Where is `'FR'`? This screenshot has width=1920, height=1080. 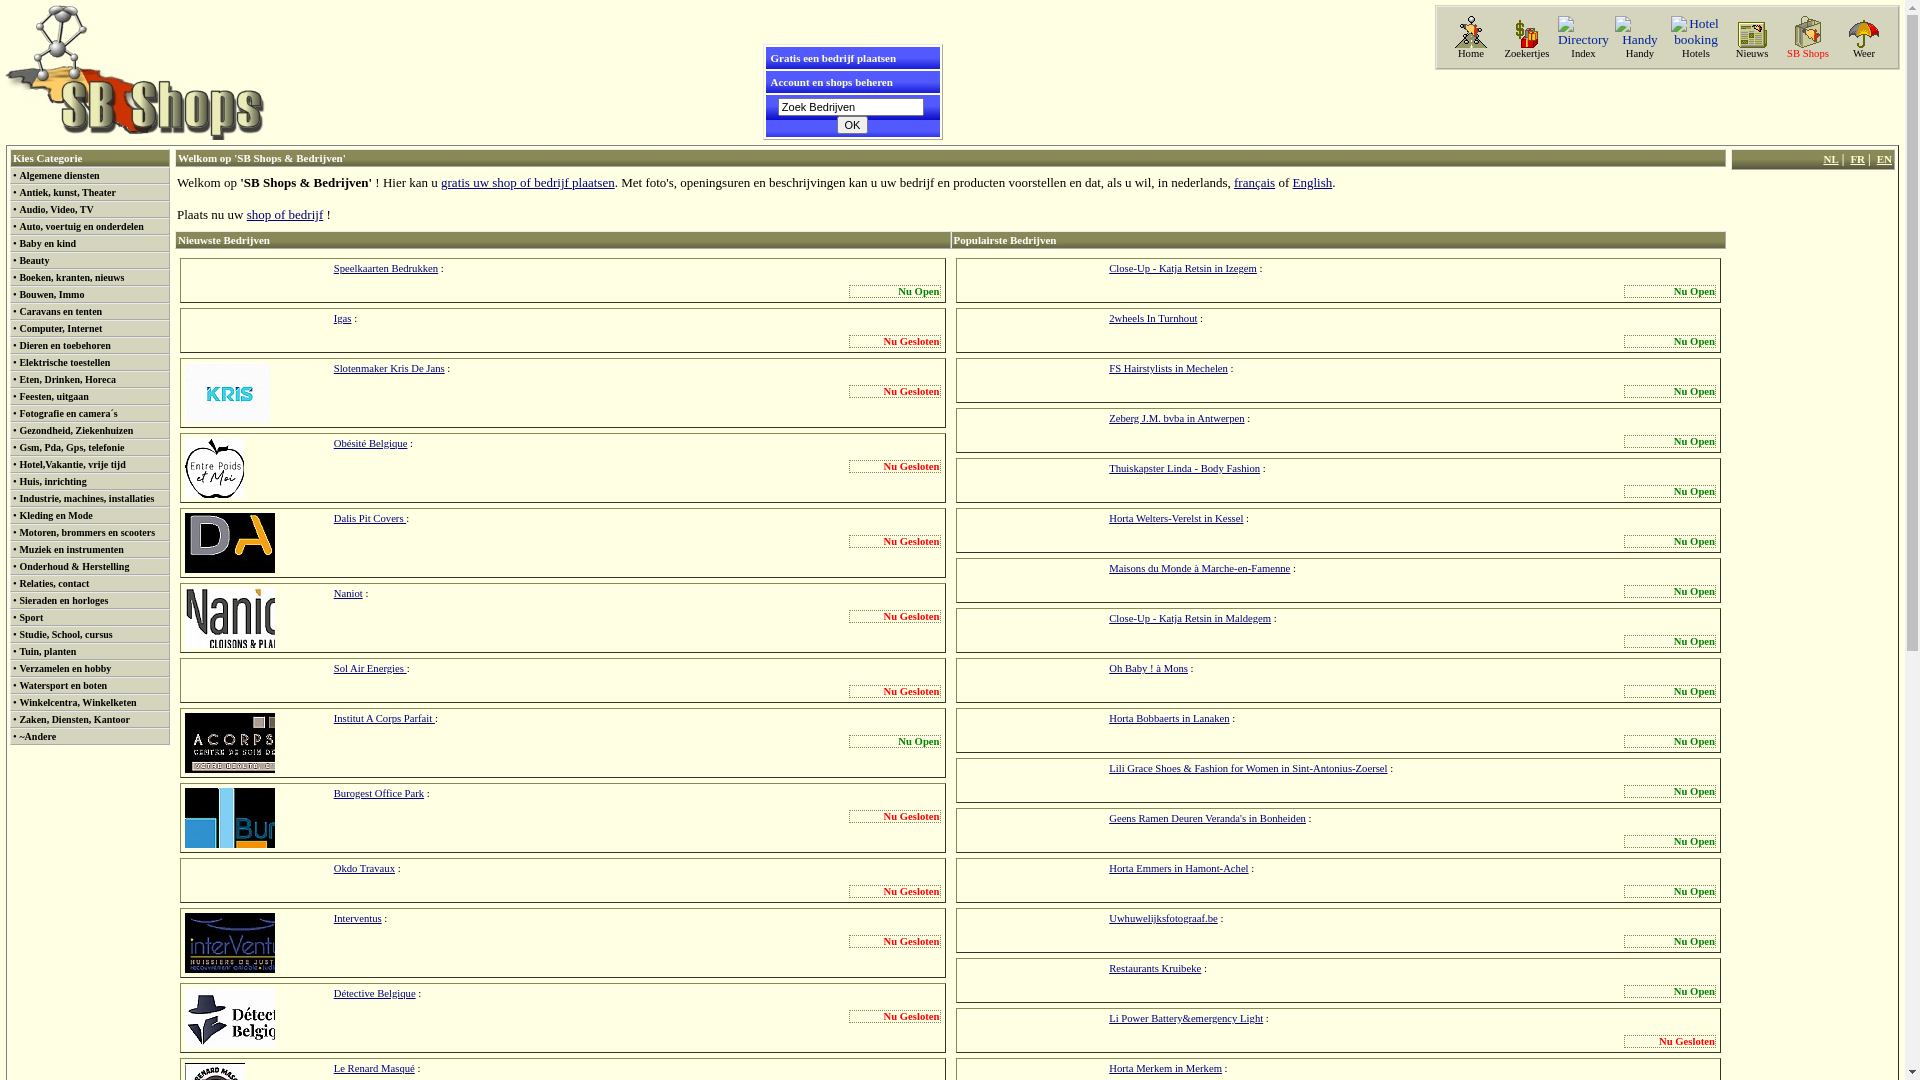
'FR' is located at coordinates (1856, 157).